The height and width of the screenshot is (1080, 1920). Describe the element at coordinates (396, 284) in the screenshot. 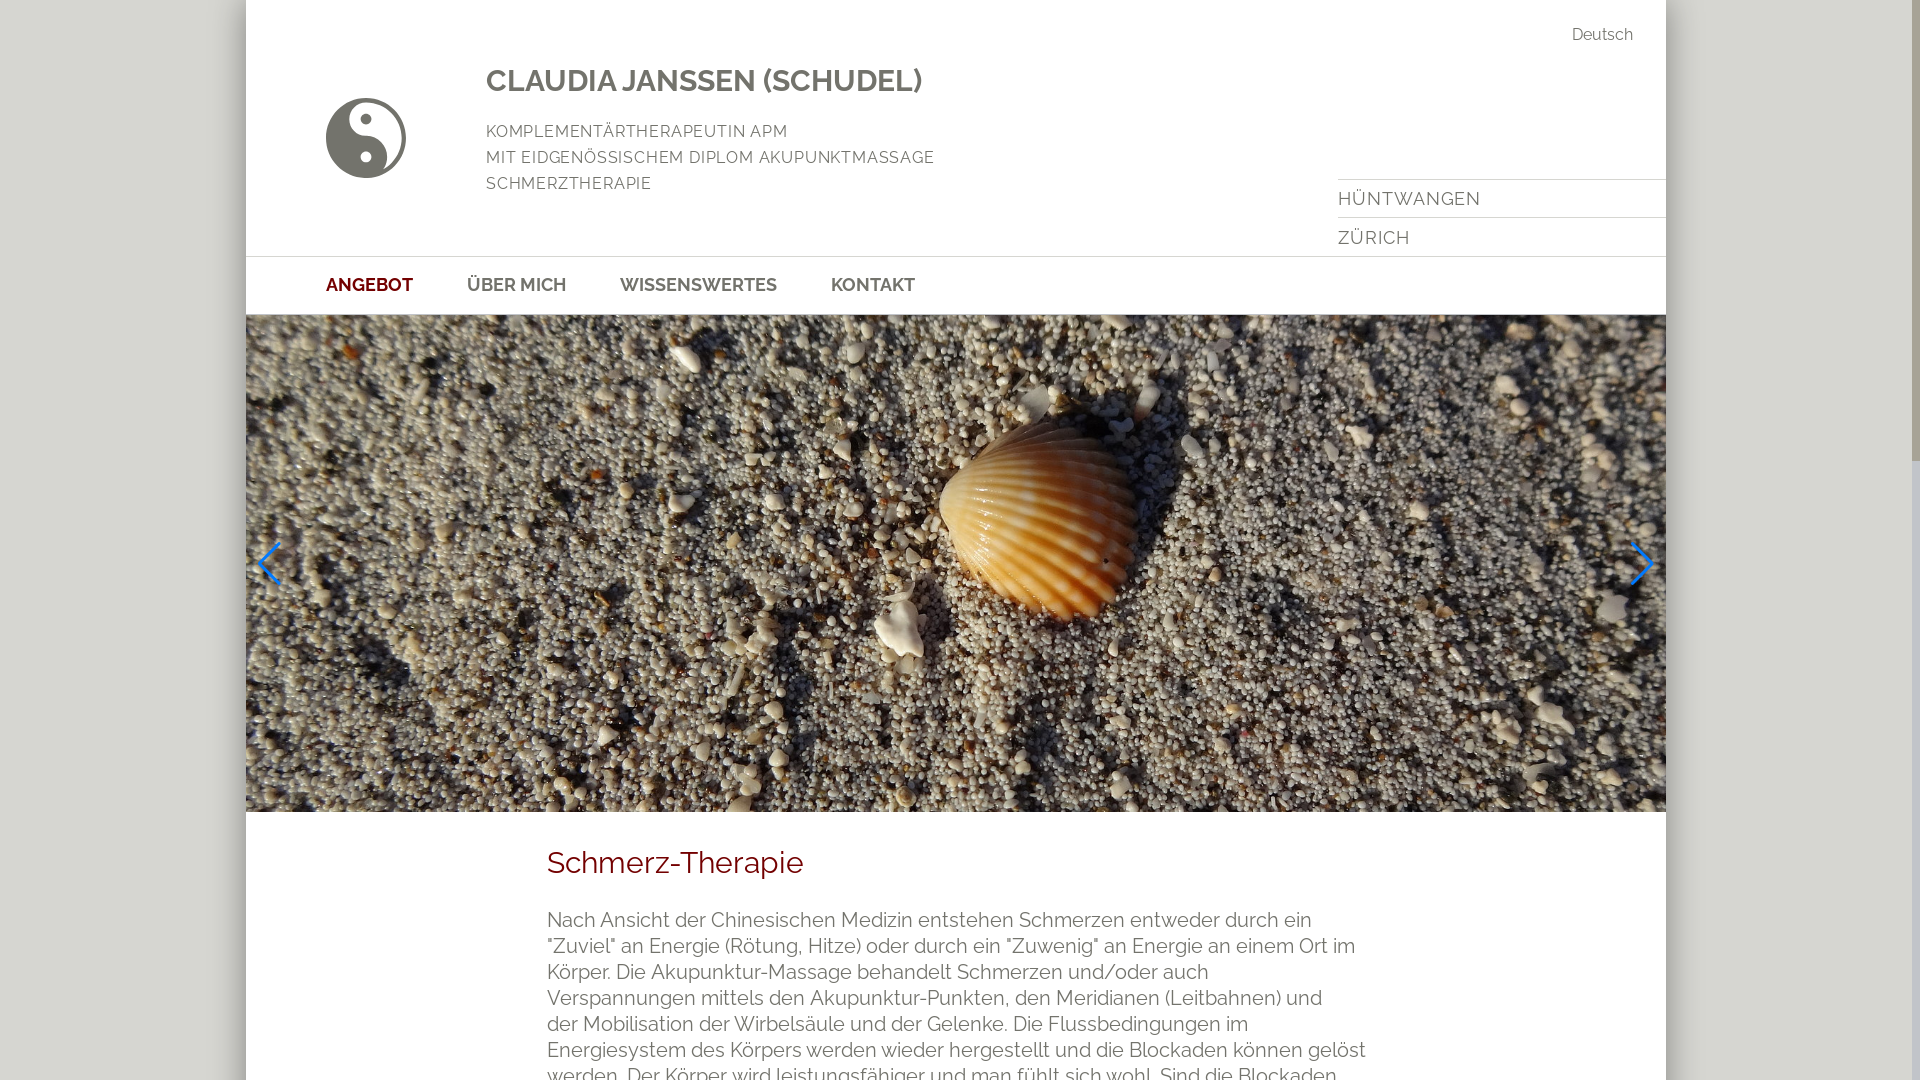

I see `'ANGEBOT'` at that location.